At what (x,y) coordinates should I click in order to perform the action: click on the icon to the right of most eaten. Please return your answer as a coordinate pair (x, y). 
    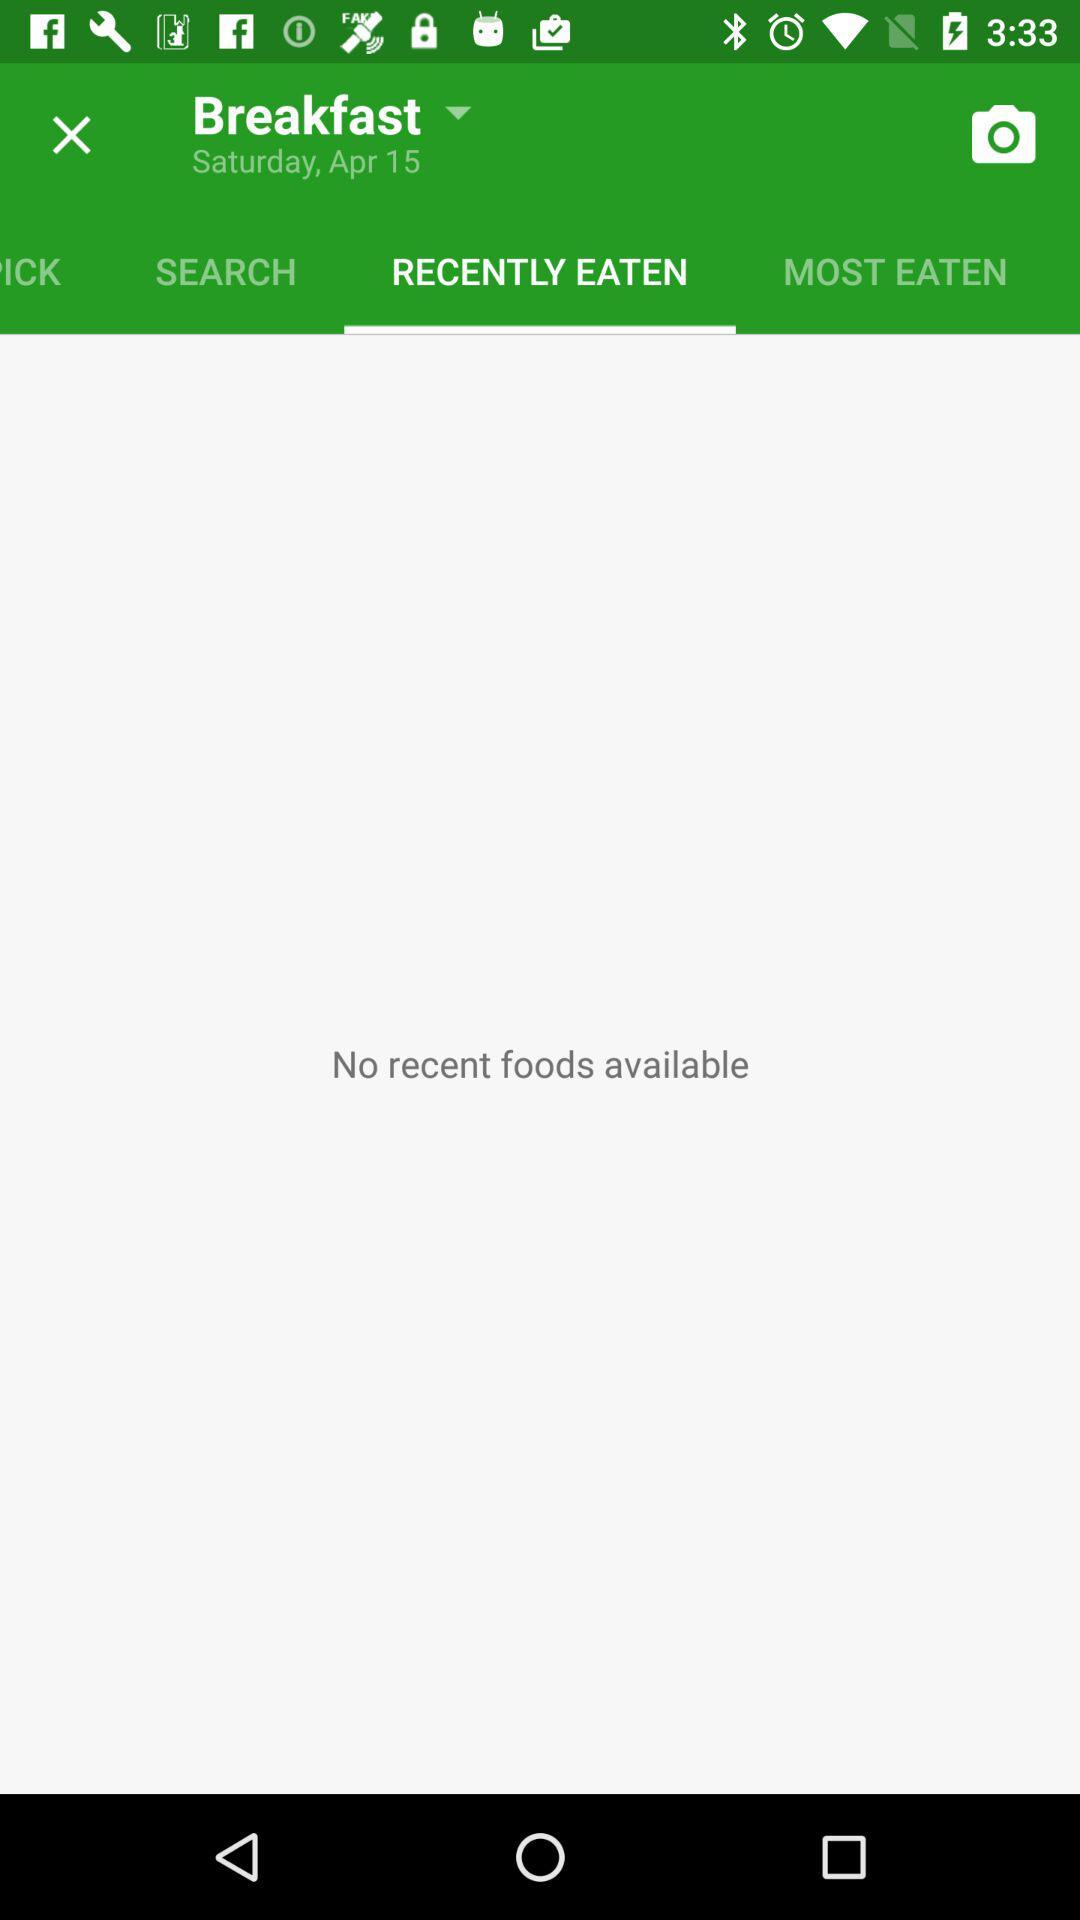
    Looking at the image, I should click on (1066, 269).